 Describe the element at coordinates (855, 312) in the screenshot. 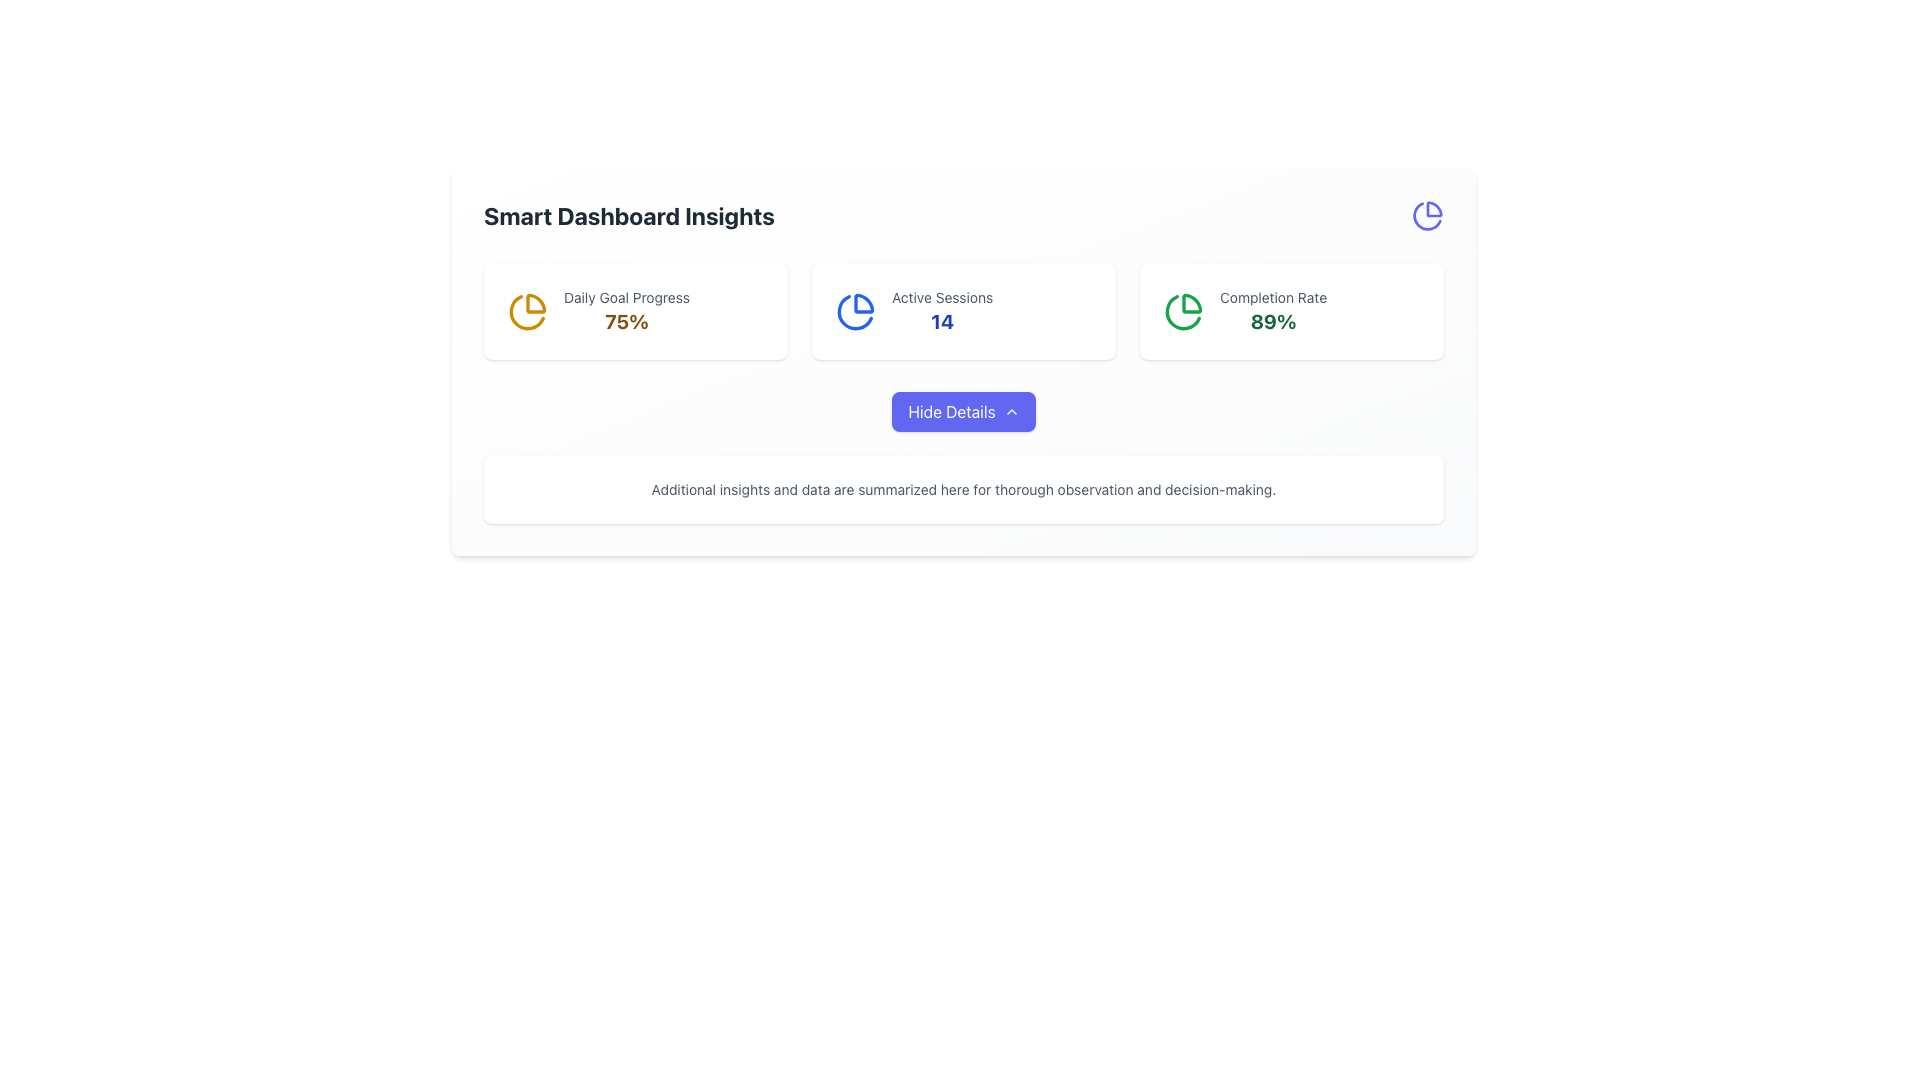

I see `the 'Active Sessions' icon located inside the white panel that visually indicates the 'Active Sessions' metric, positioned to the left of the 'Active Sessions' text and number (14)` at that location.